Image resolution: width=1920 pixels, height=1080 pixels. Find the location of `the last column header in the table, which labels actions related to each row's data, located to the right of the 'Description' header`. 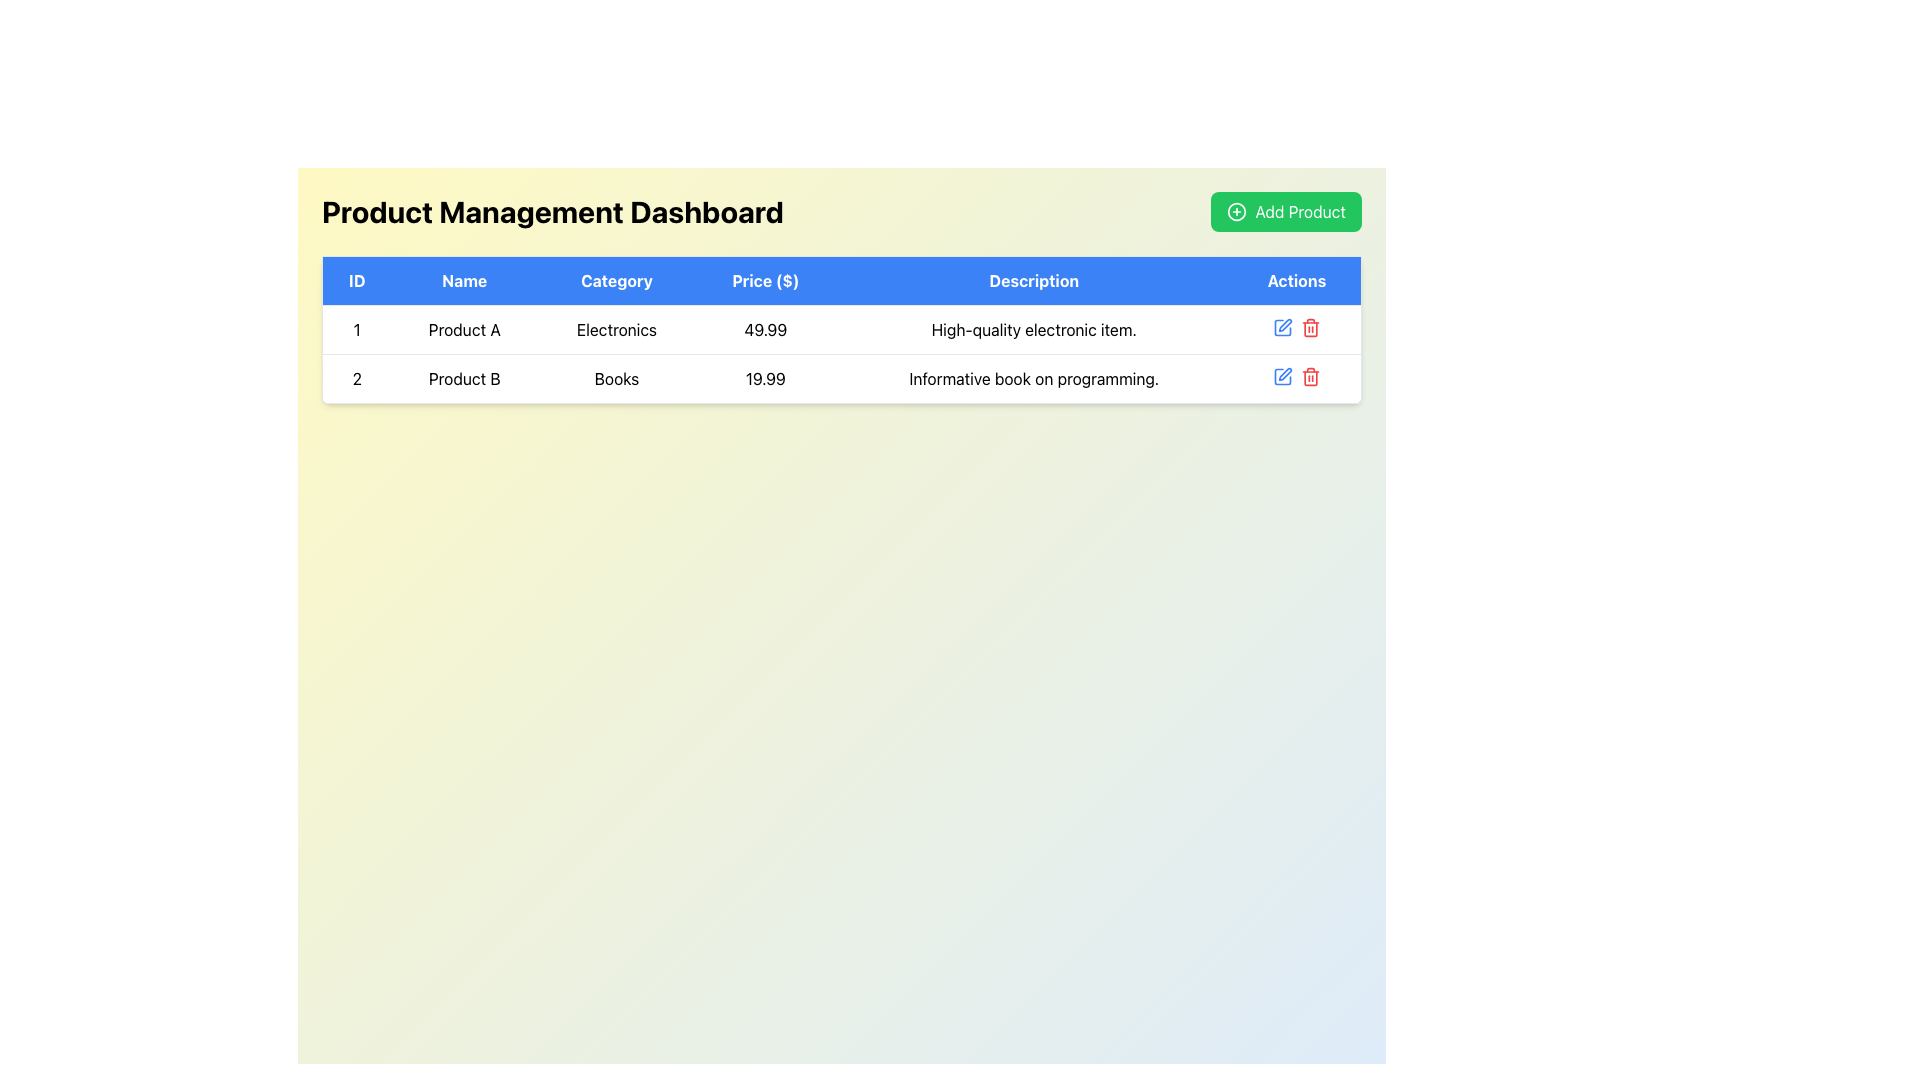

the last column header in the table, which labels actions related to each row's data, located to the right of the 'Description' header is located at coordinates (1297, 281).